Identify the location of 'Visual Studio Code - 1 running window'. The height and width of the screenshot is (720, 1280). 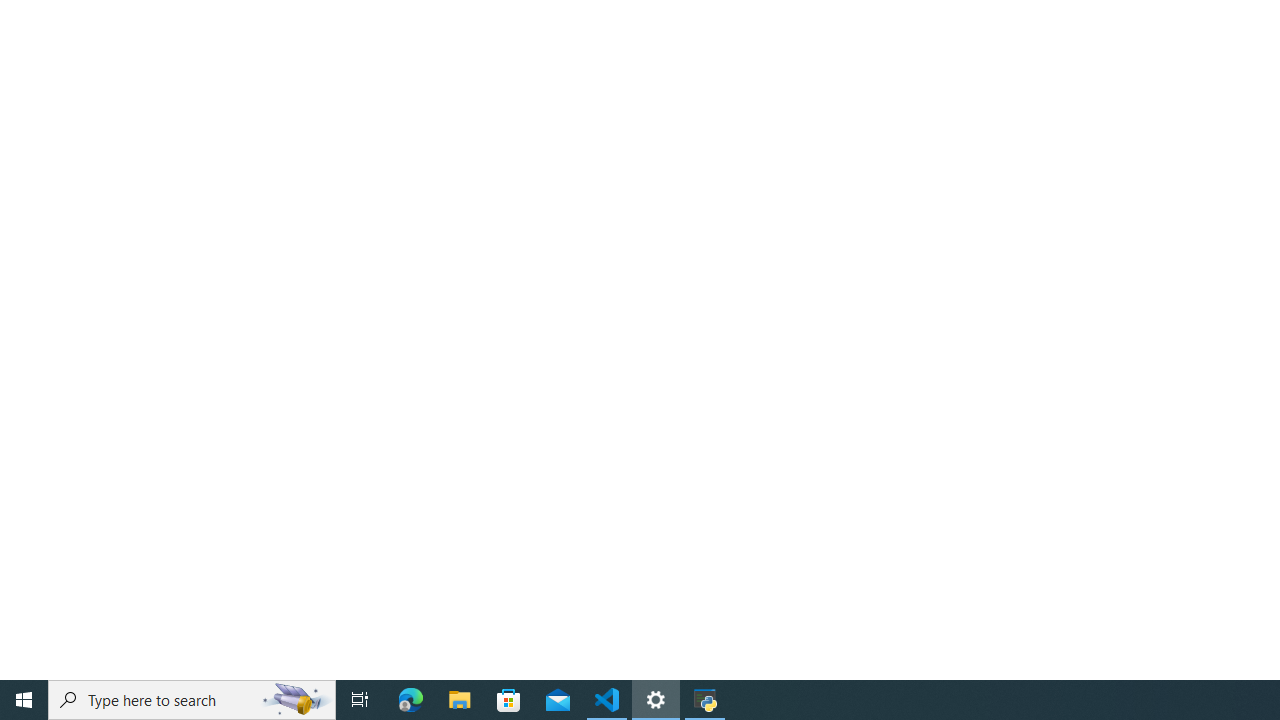
(606, 698).